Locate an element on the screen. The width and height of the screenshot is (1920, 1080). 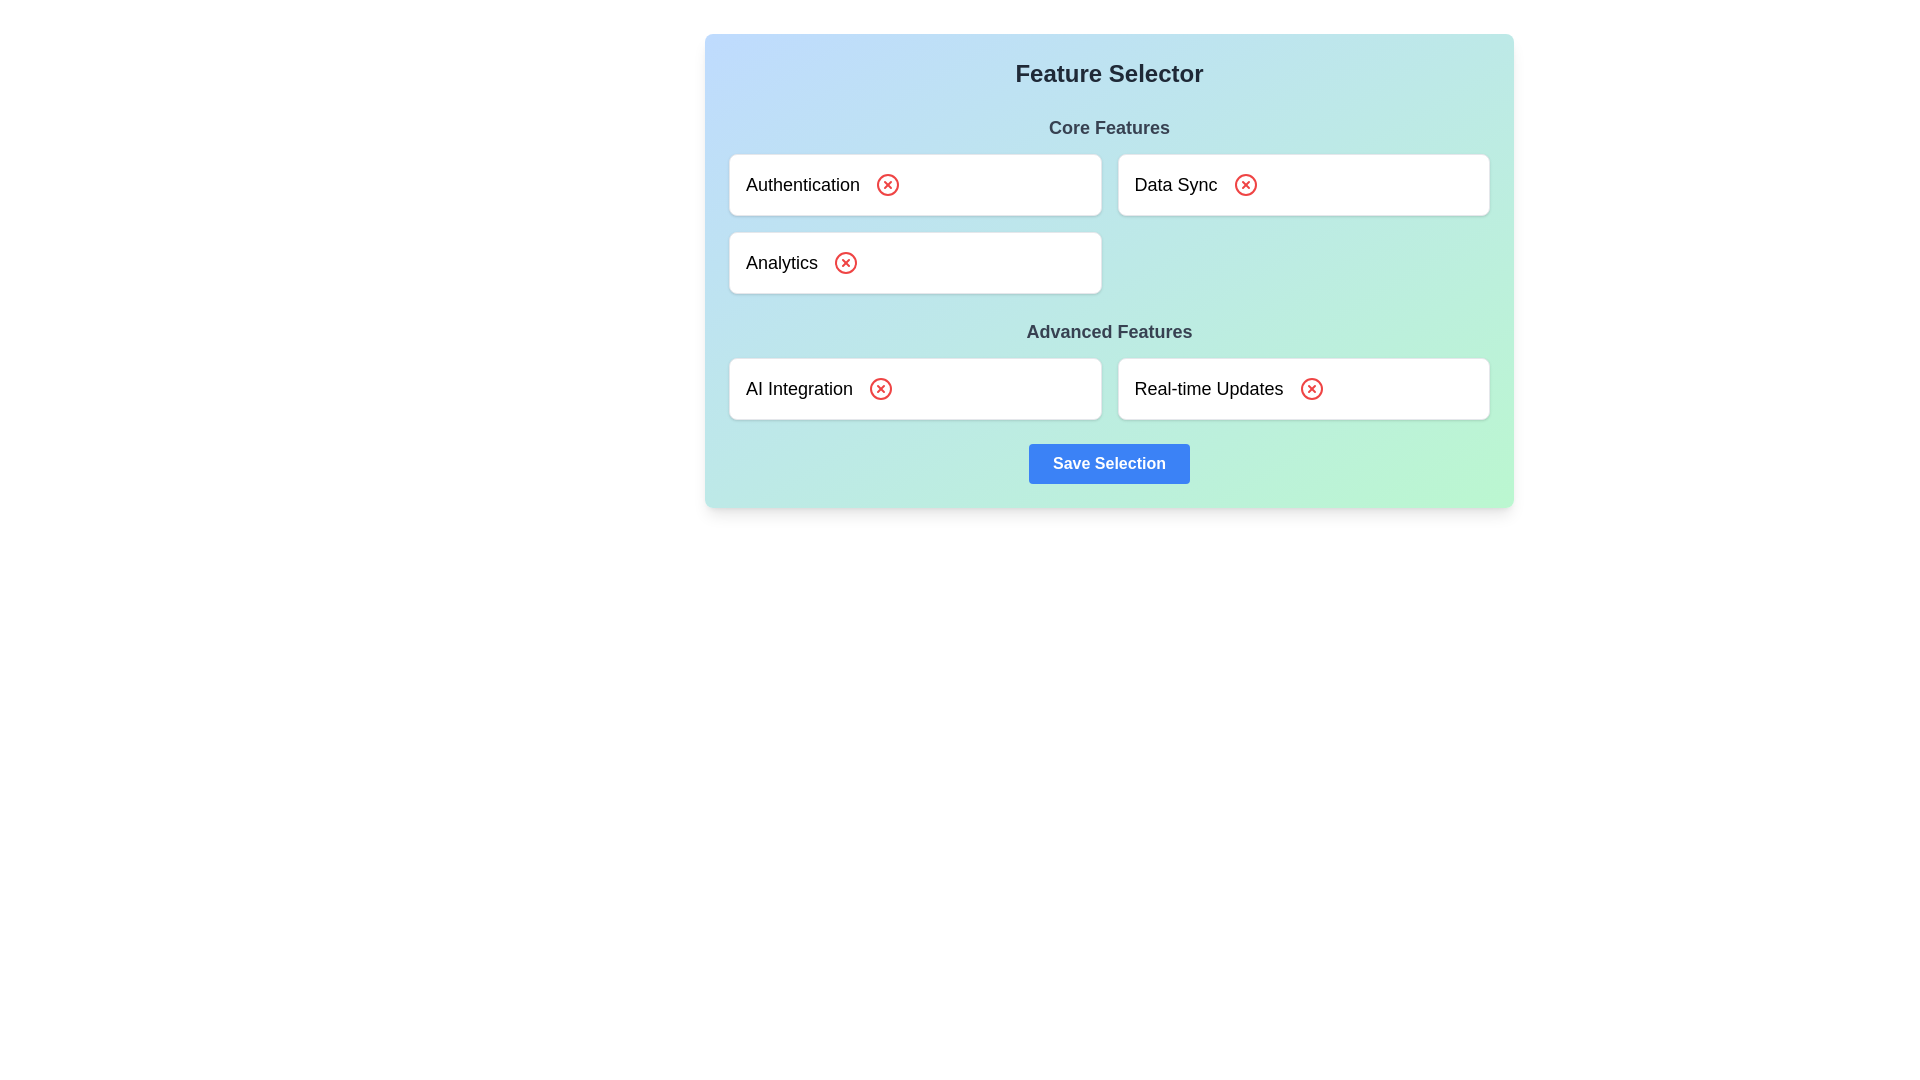
the visual cue of the circular graphical component located in the 'Advanced Features' section beside the label 'AI Integration', indicating a removal or cancel action is located at coordinates (880, 389).